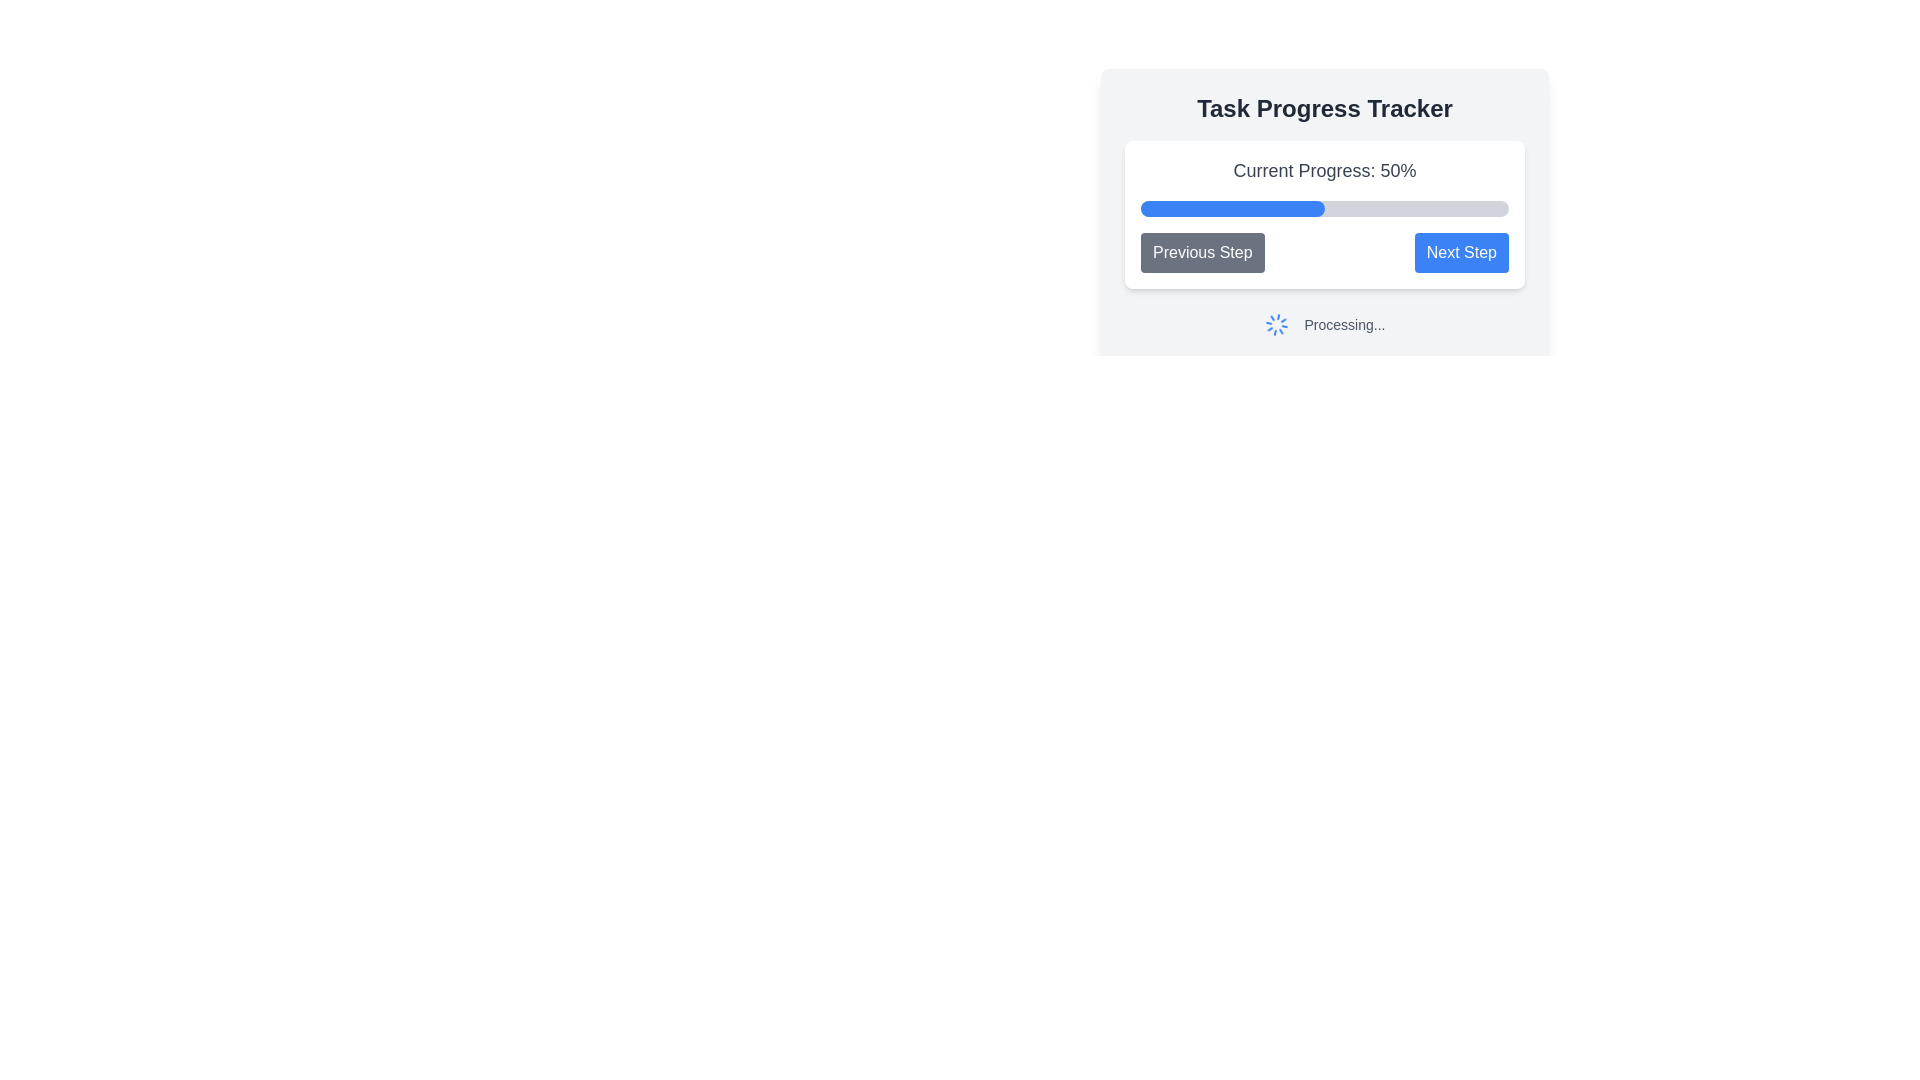  What do you see at coordinates (1324, 215) in the screenshot?
I see `the Progress bar indicator located below the 'Current Progress: 50%' text and above the 'Previous Step' and 'Next Step' buttons` at bounding box center [1324, 215].